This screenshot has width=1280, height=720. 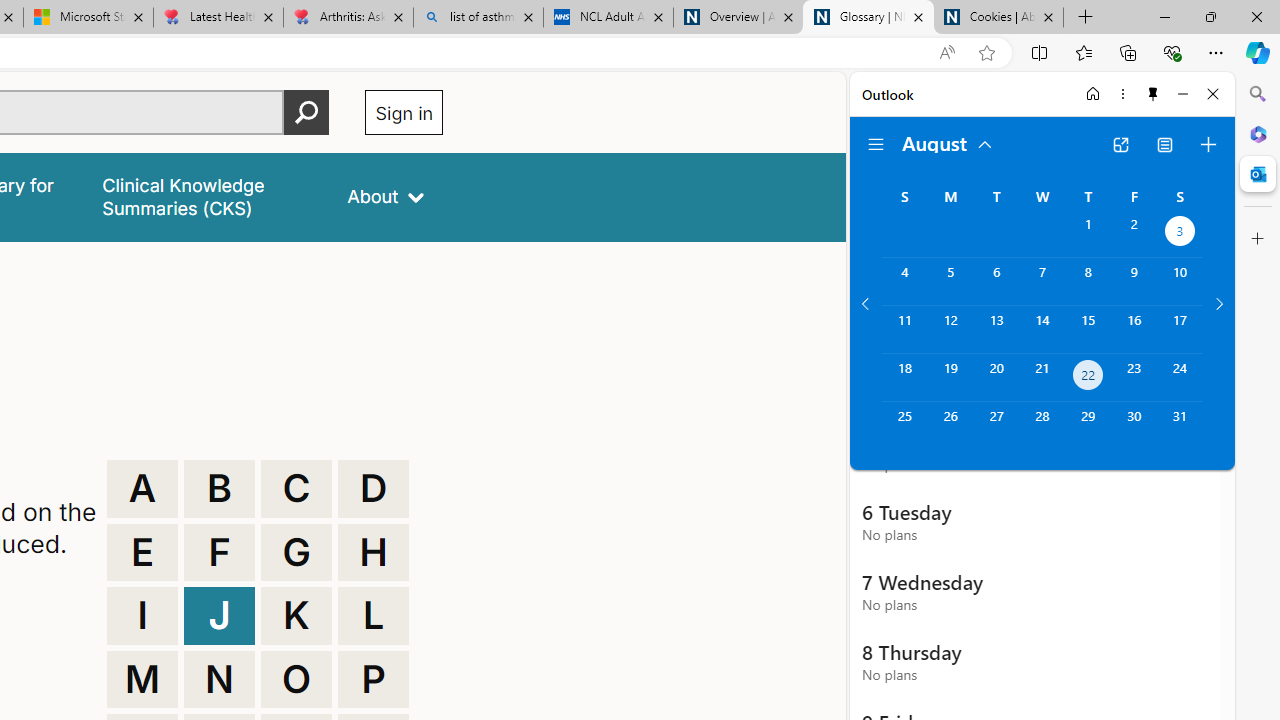 What do you see at coordinates (373, 488) in the screenshot?
I see `'D'` at bounding box center [373, 488].